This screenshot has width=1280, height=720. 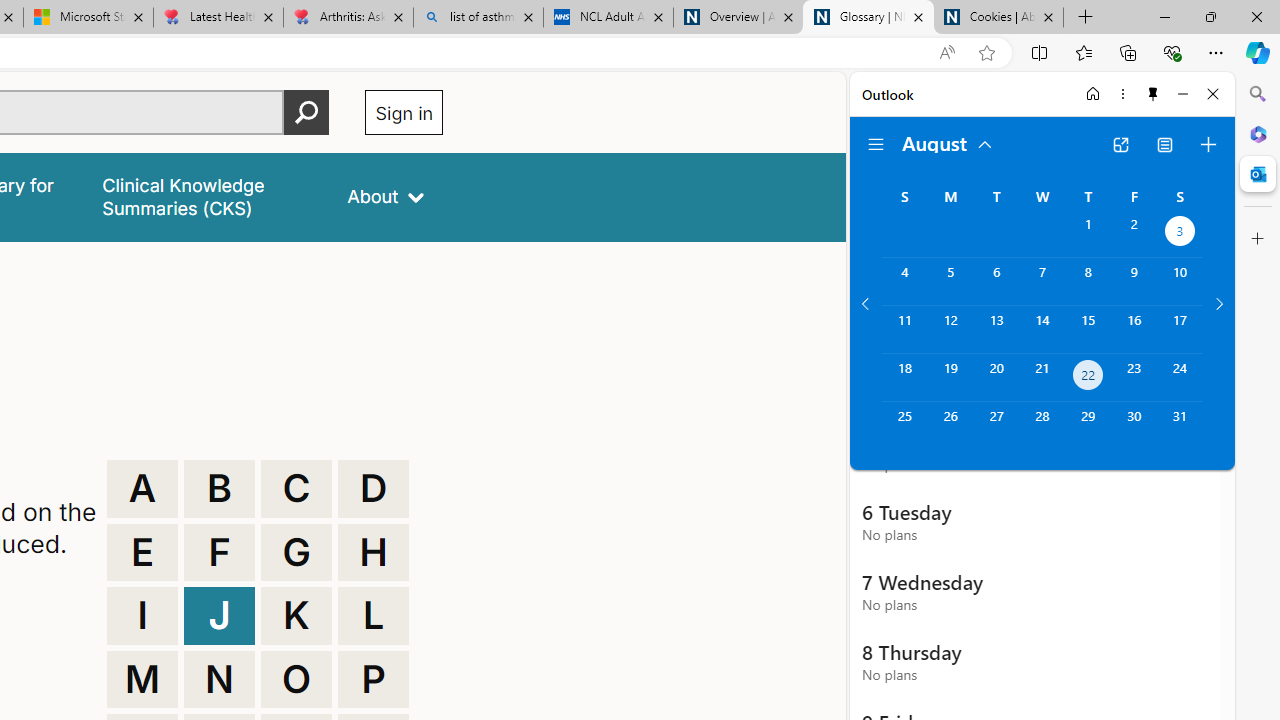 What do you see at coordinates (373, 488) in the screenshot?
I see `'D'` at bounding box center [373, 488].